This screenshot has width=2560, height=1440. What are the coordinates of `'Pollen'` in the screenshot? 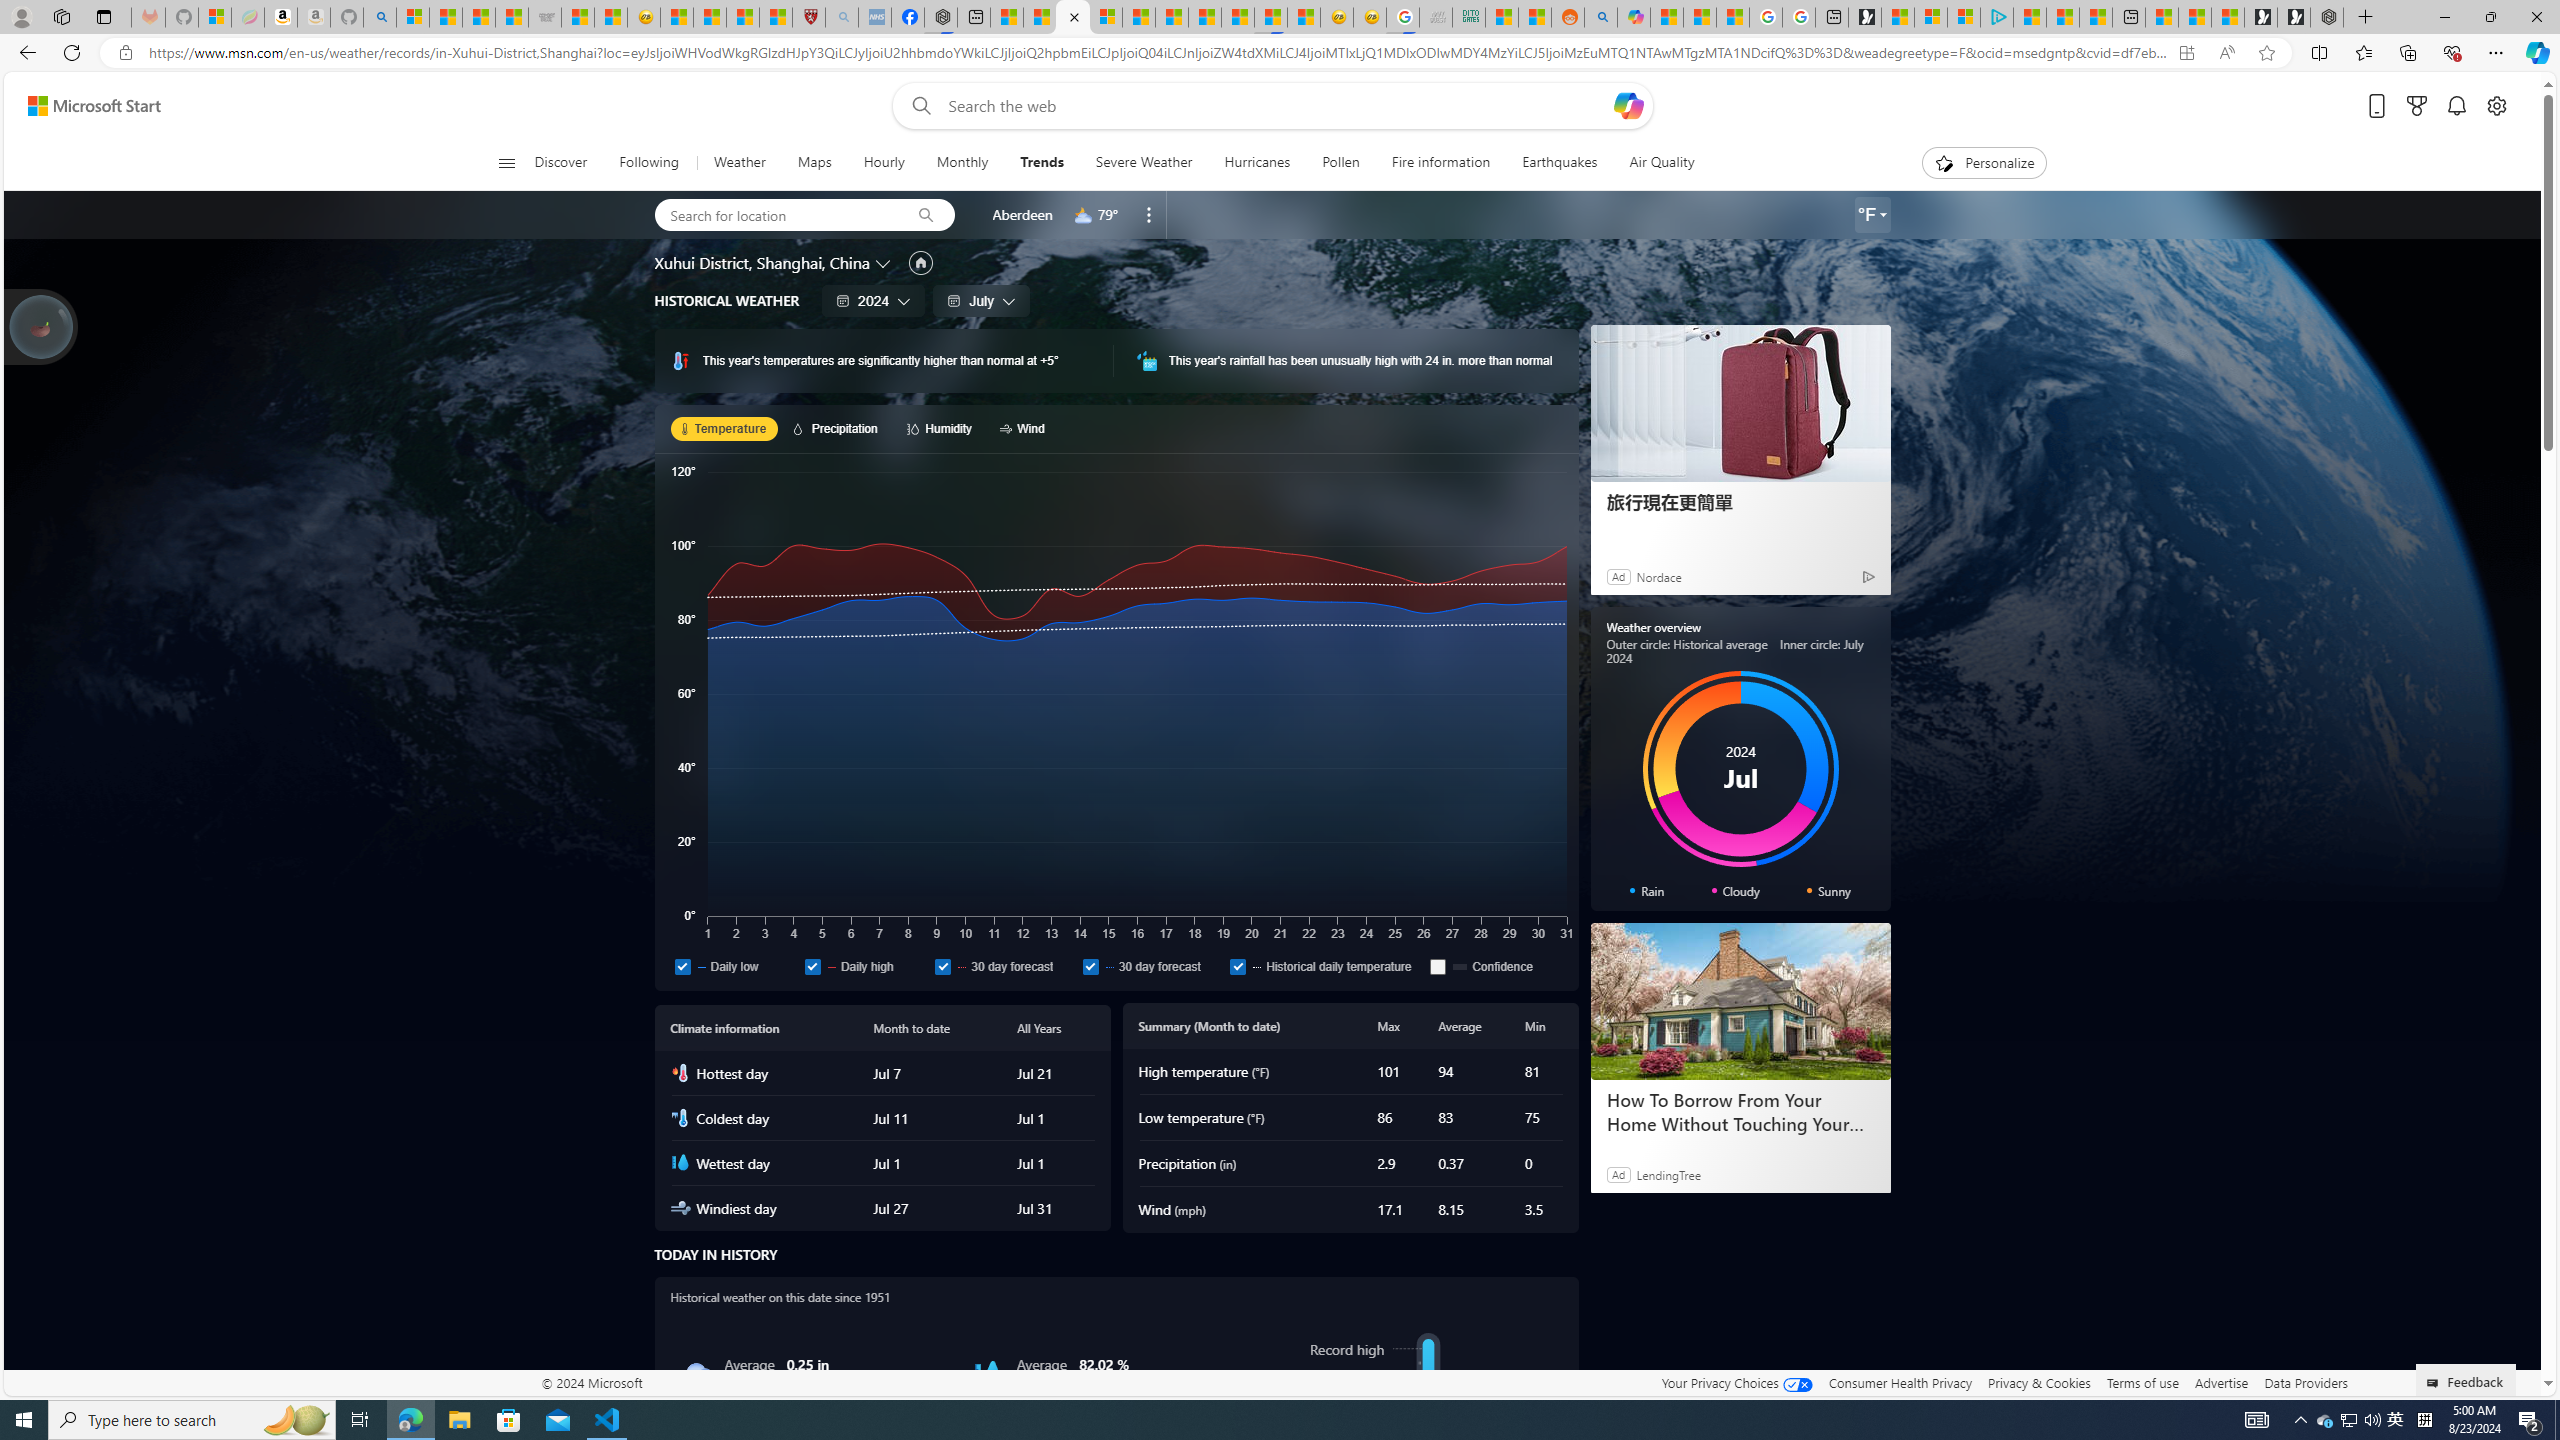 It's located at (1341, 162).